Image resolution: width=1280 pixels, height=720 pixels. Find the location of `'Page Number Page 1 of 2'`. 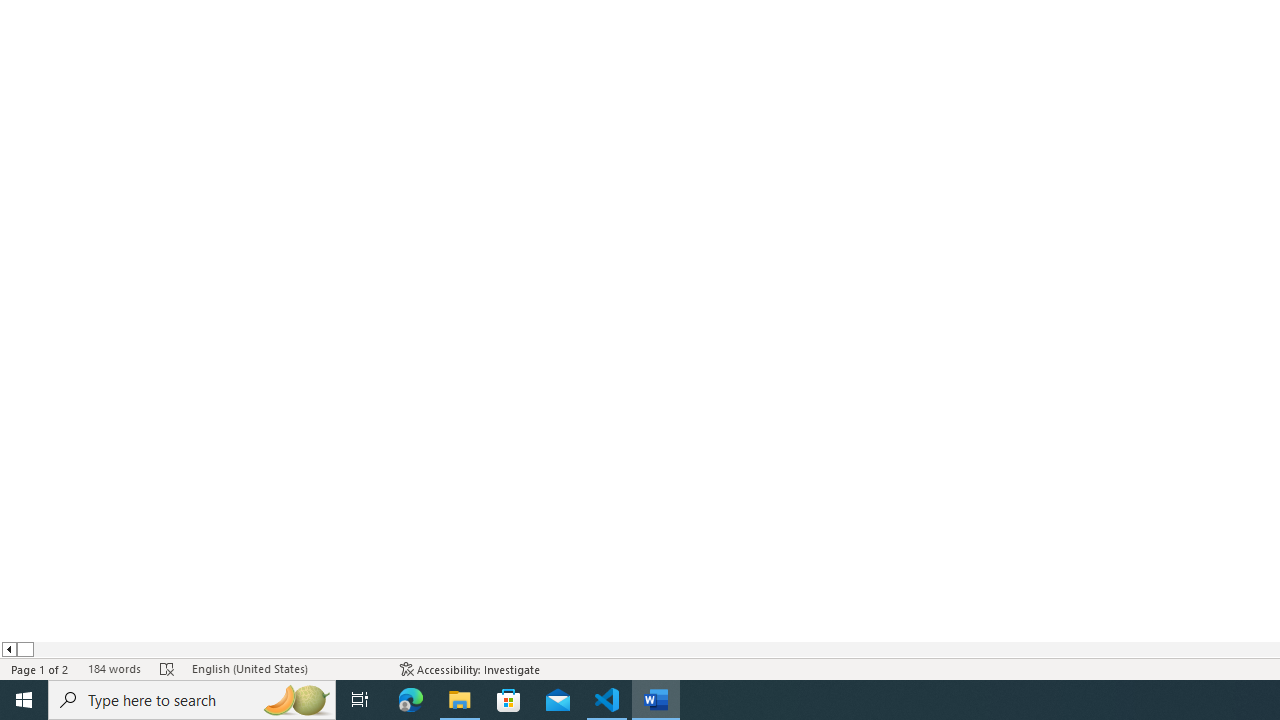

'Page Number Page 1 of 2' is located at coordinates (40, 669).